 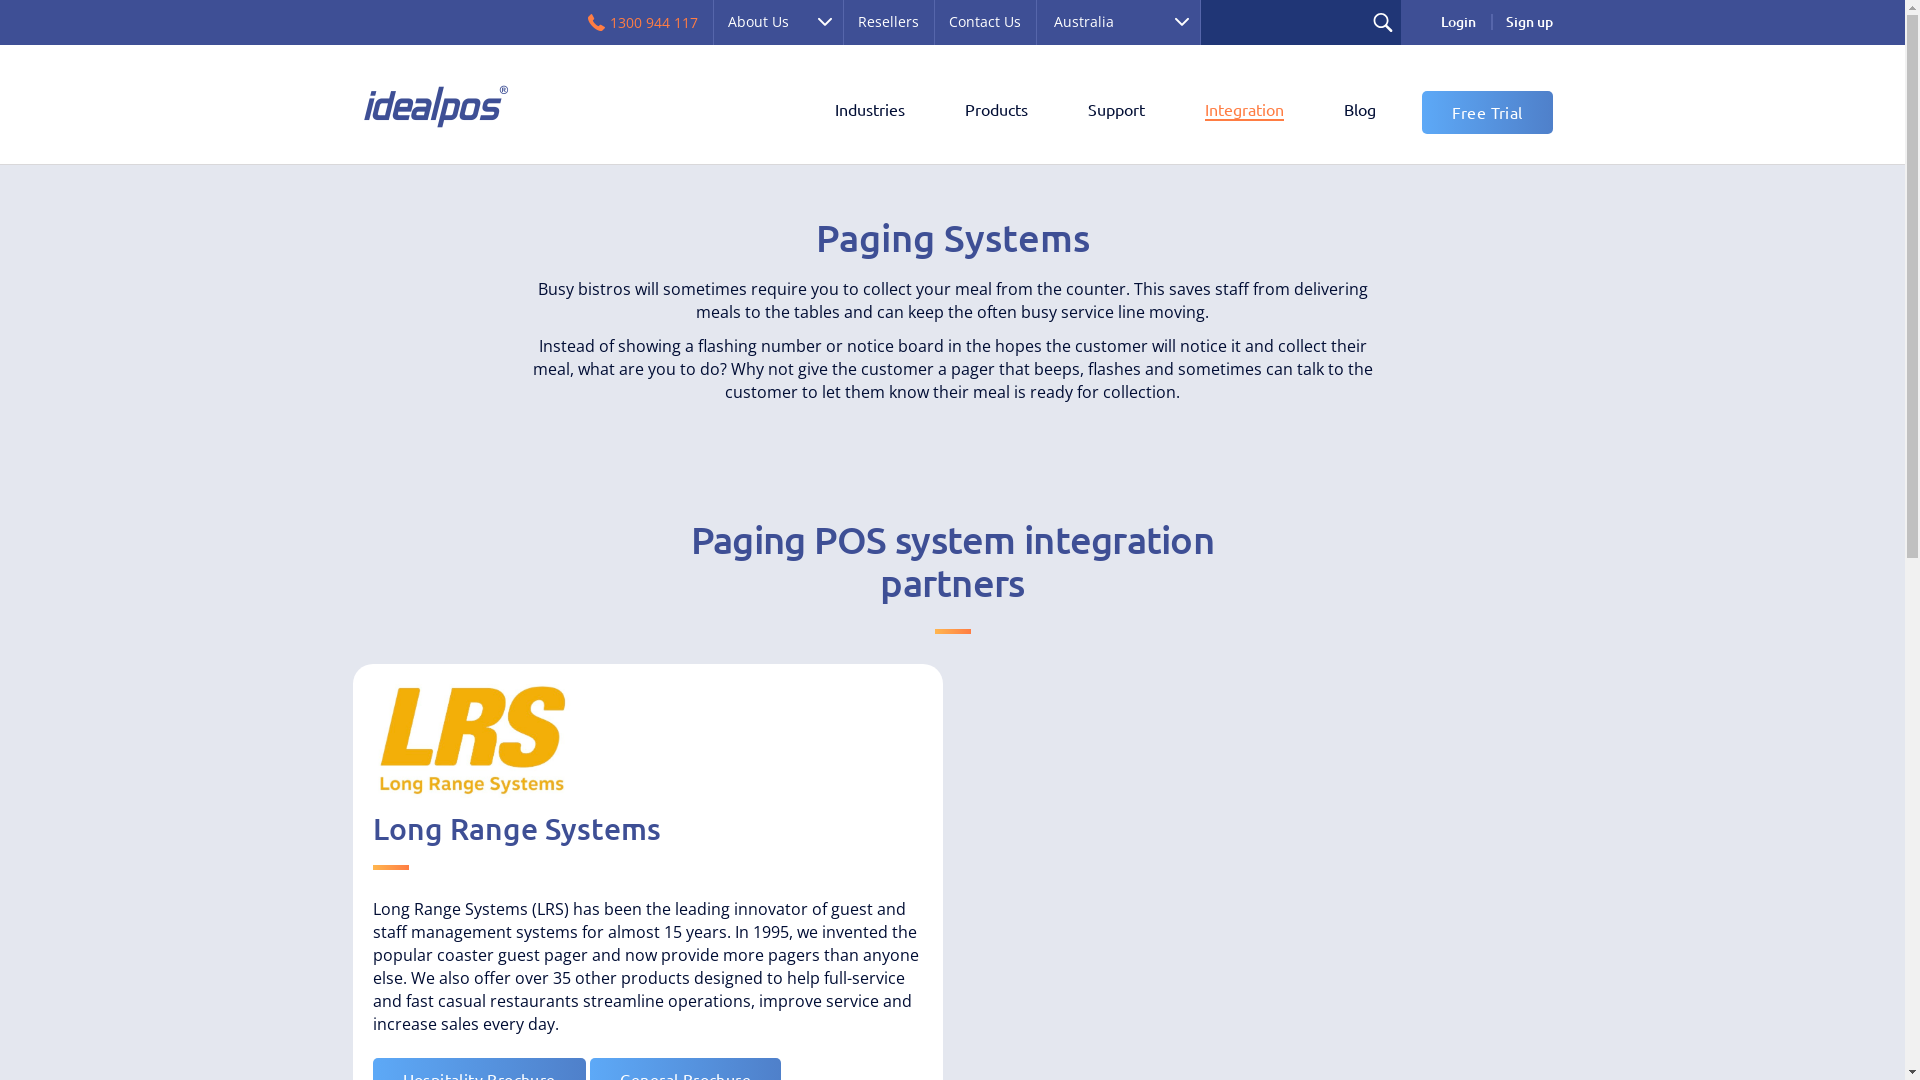 What do you see at coordinates (776, 22) in the screenshot?
I see `'About Us'` at bounding box center [776, 22].